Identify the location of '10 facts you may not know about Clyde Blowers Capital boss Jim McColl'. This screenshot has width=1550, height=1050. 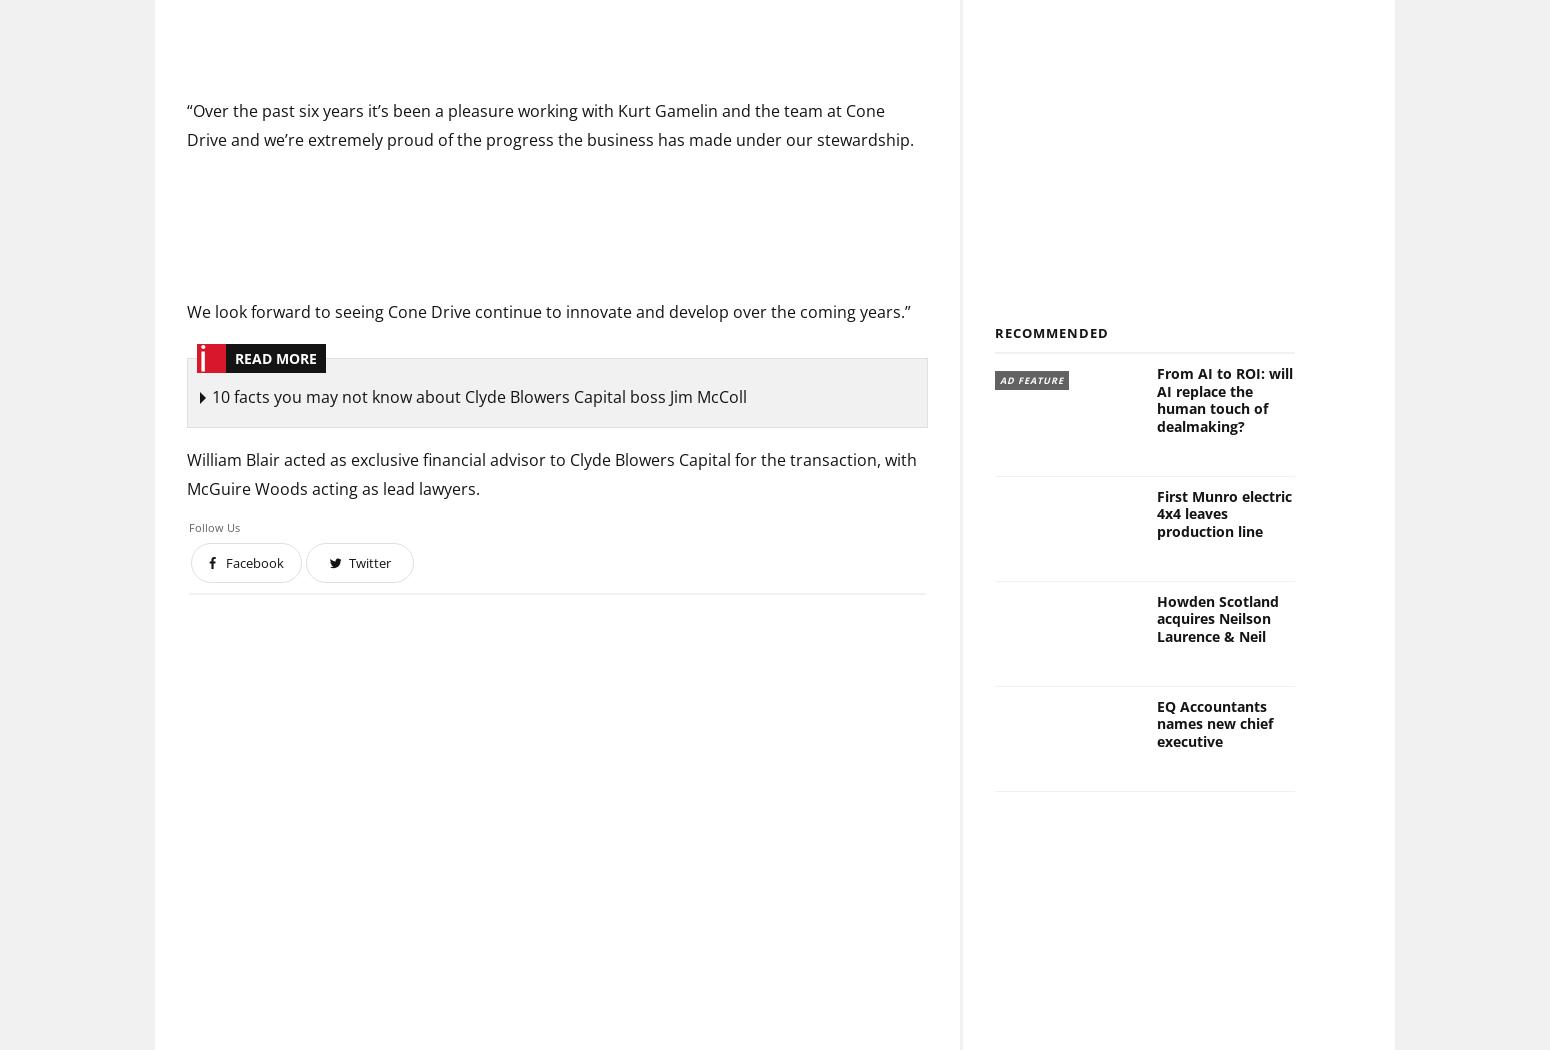
(478, 397).